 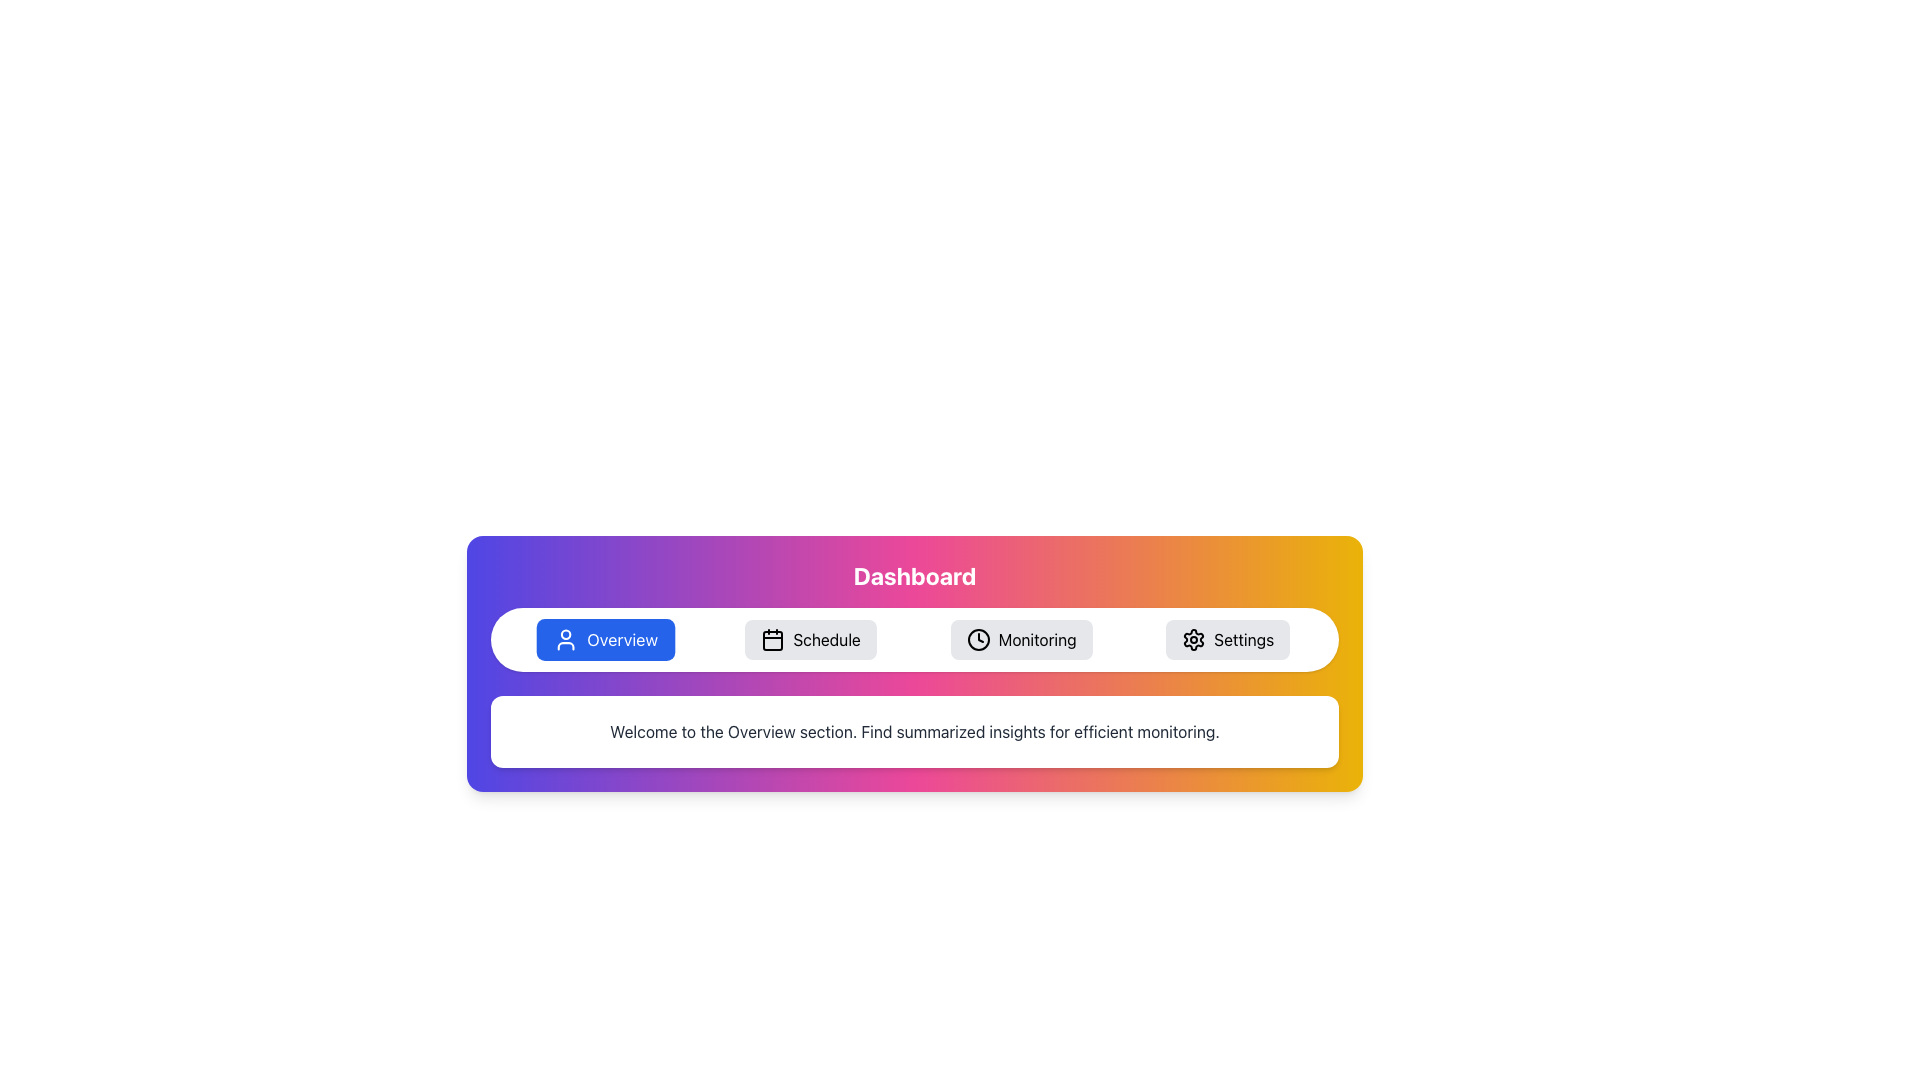 I want to click on the SVG circle that represents the dial of the clock icon, which is centrally located within the Monitoring button, so click(x=978, y=640).